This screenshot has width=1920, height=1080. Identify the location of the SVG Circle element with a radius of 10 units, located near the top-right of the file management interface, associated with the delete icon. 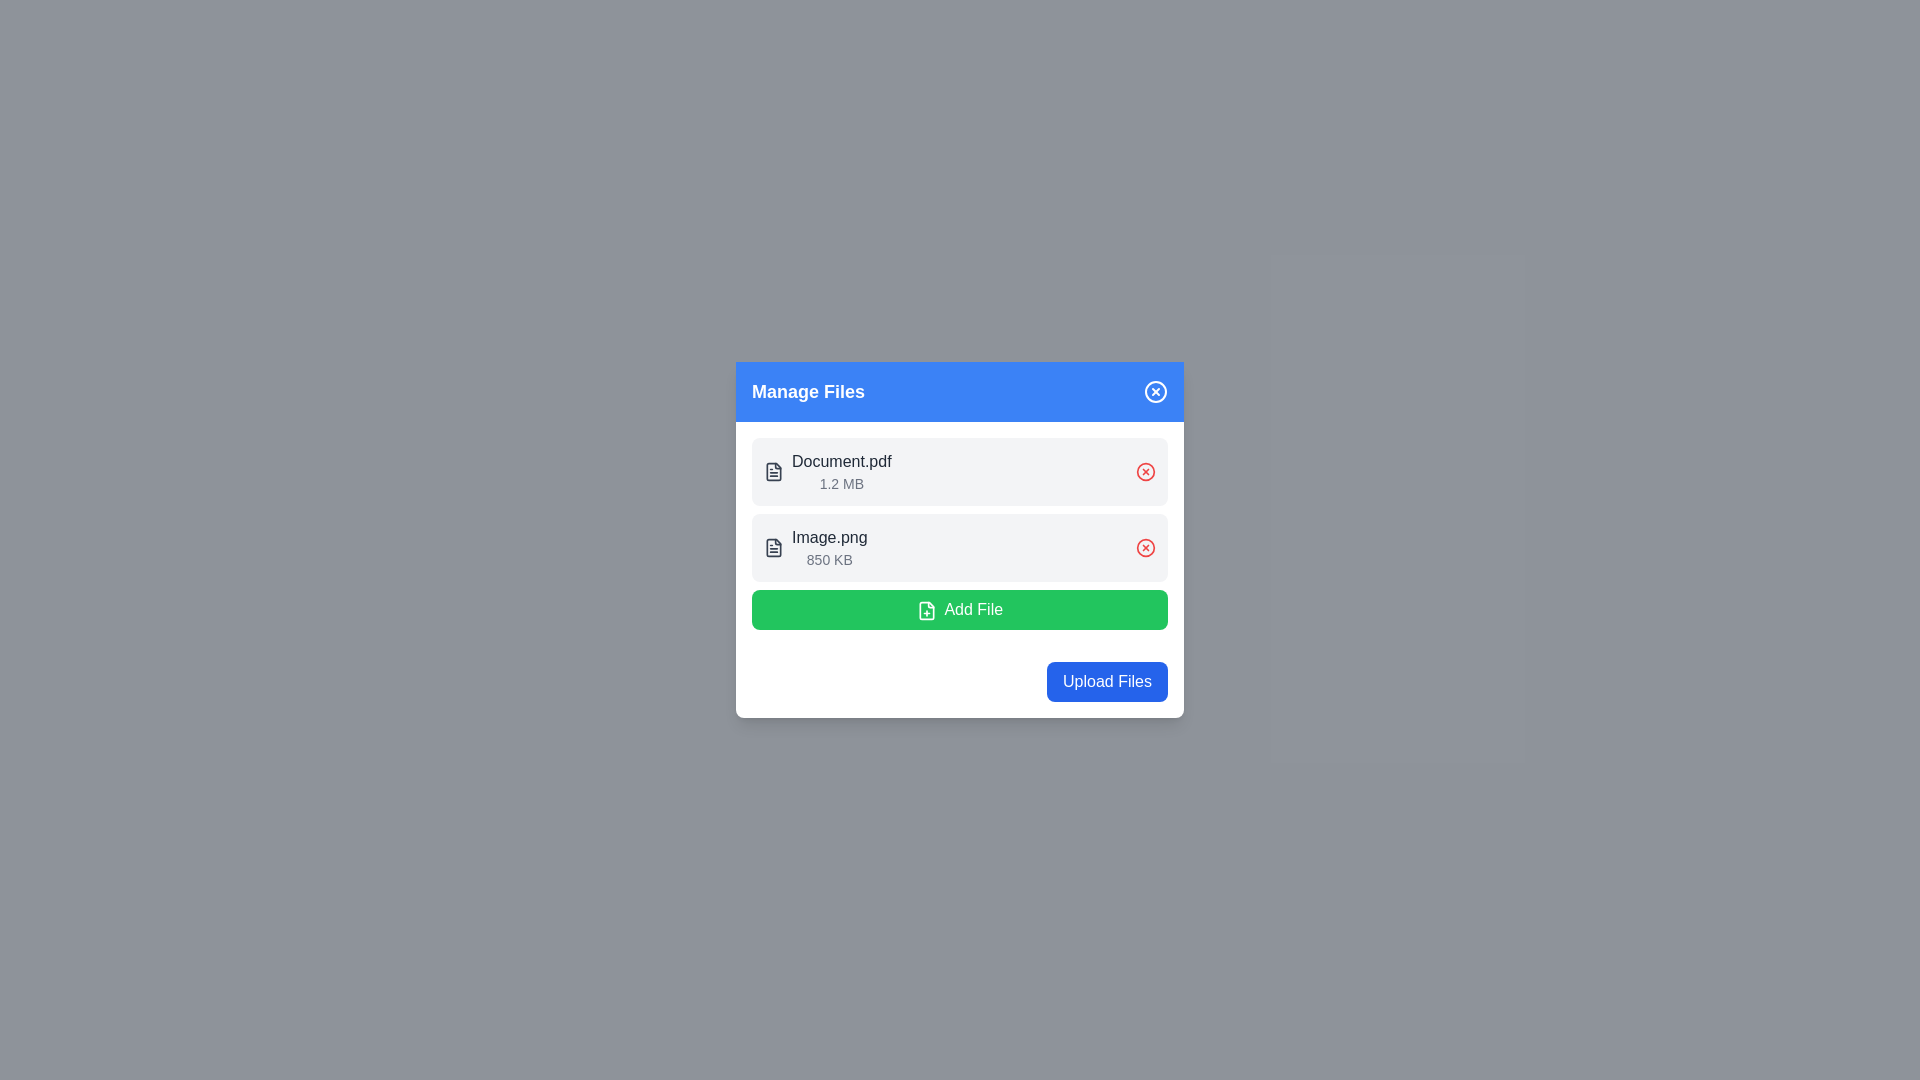
(1146, 547).